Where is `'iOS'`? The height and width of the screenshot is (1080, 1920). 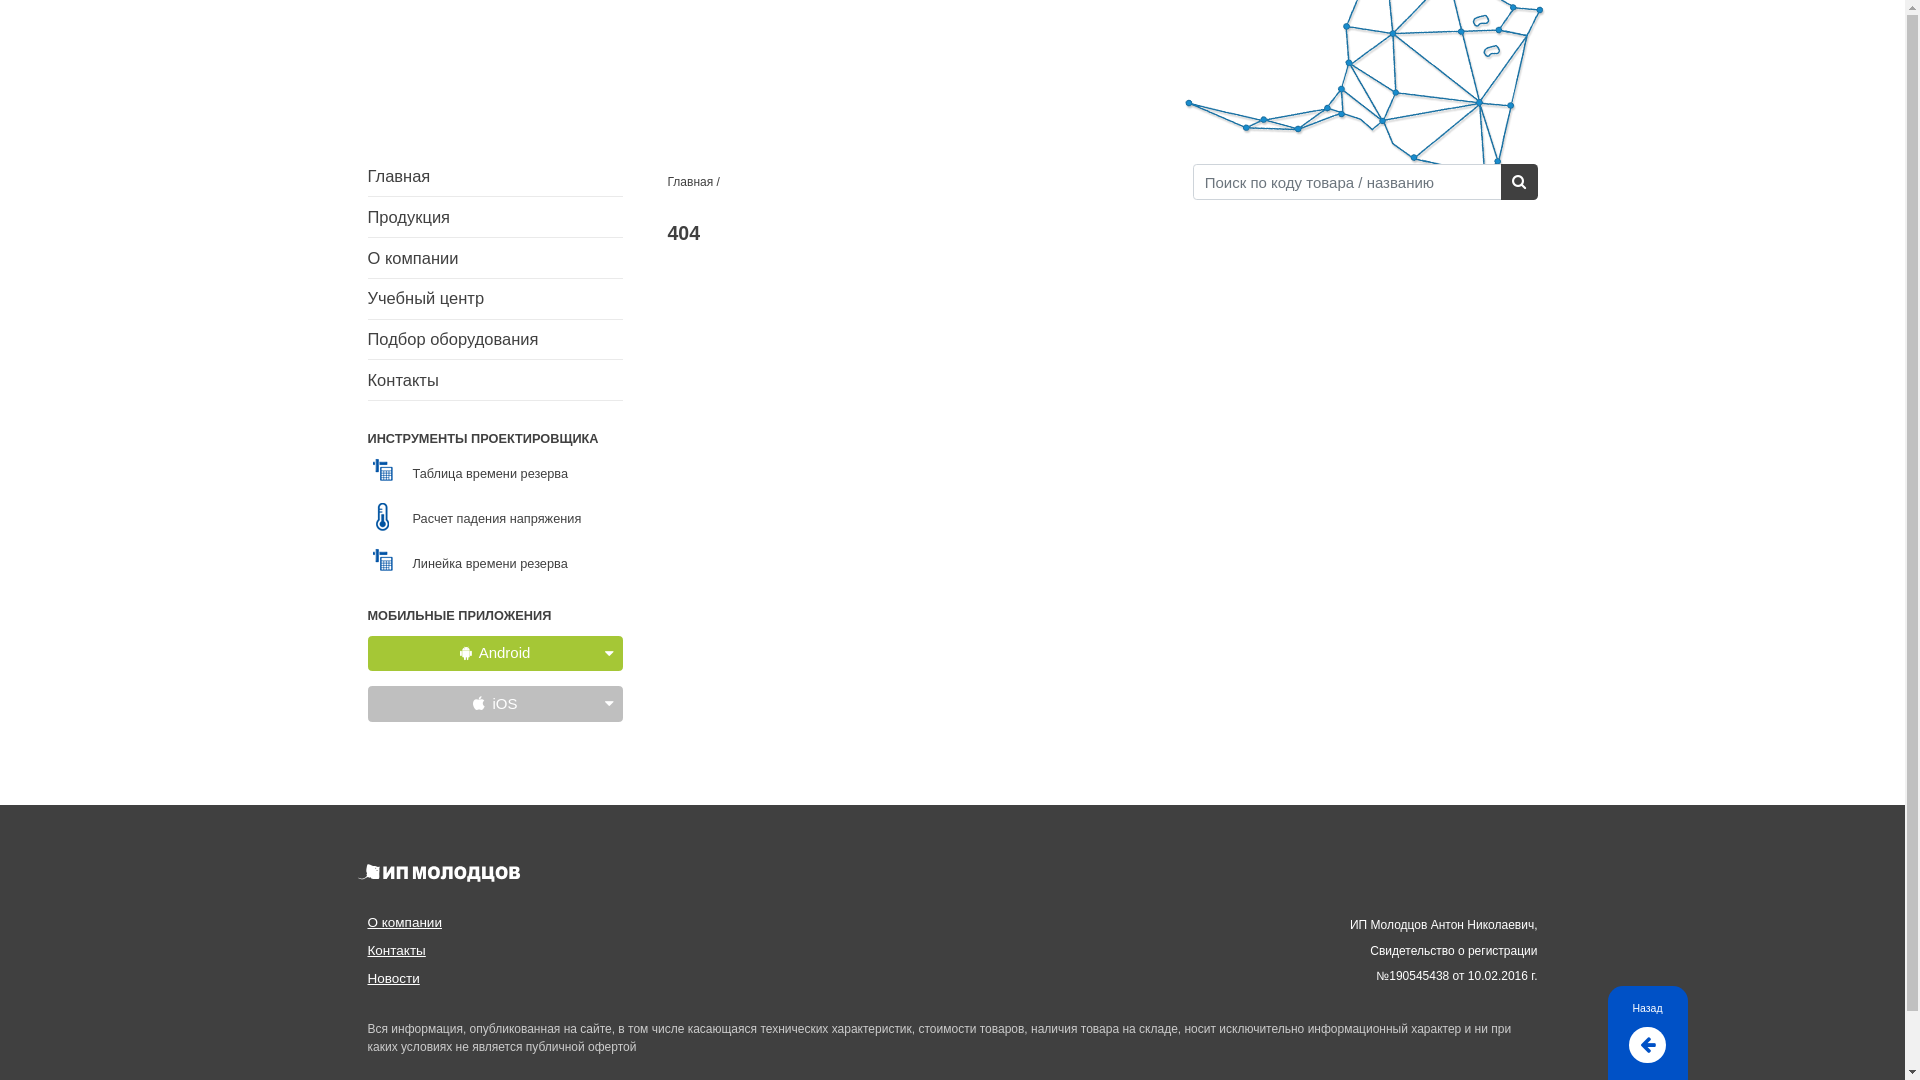
'iOS' is located at coordinates (495, 703).